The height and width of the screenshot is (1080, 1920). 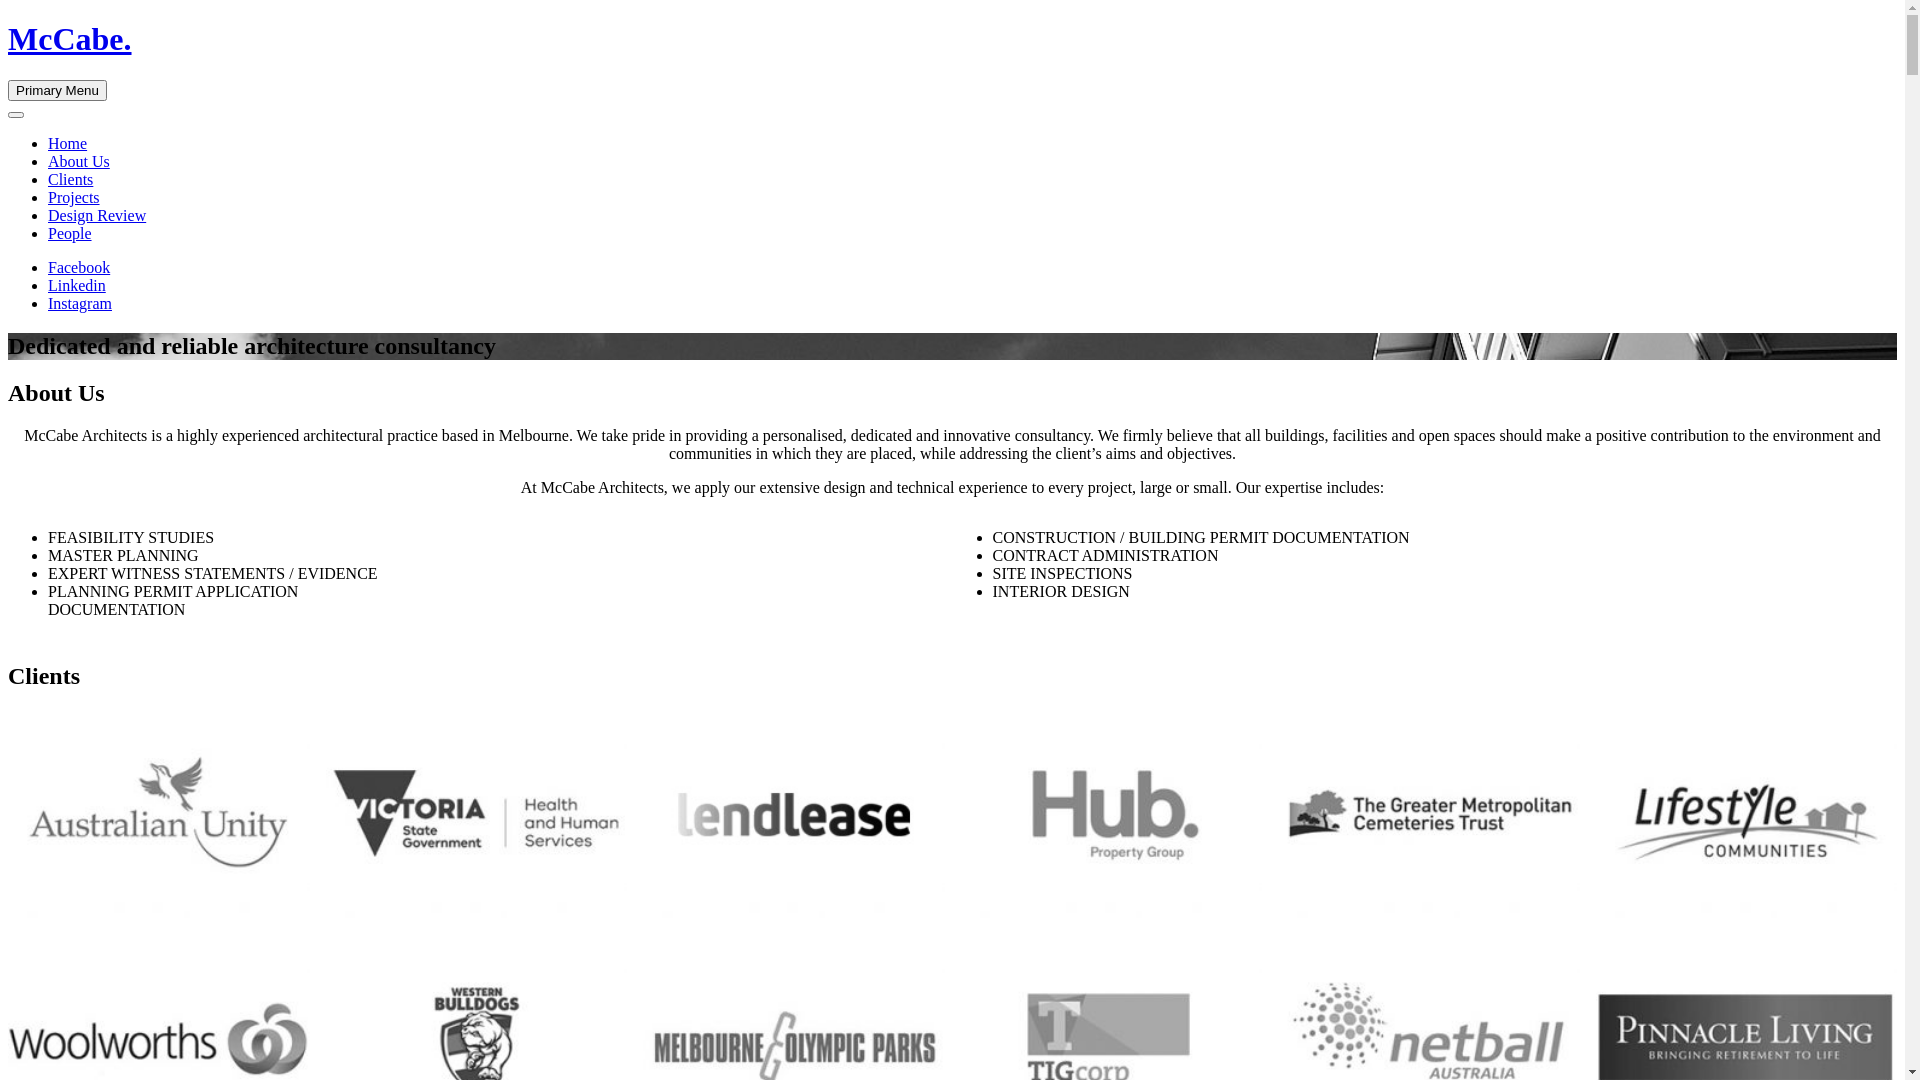 What do you see at coordinates (48, 142) in the screenshot?
I see `'Home'` at bounding box center [48, 142].